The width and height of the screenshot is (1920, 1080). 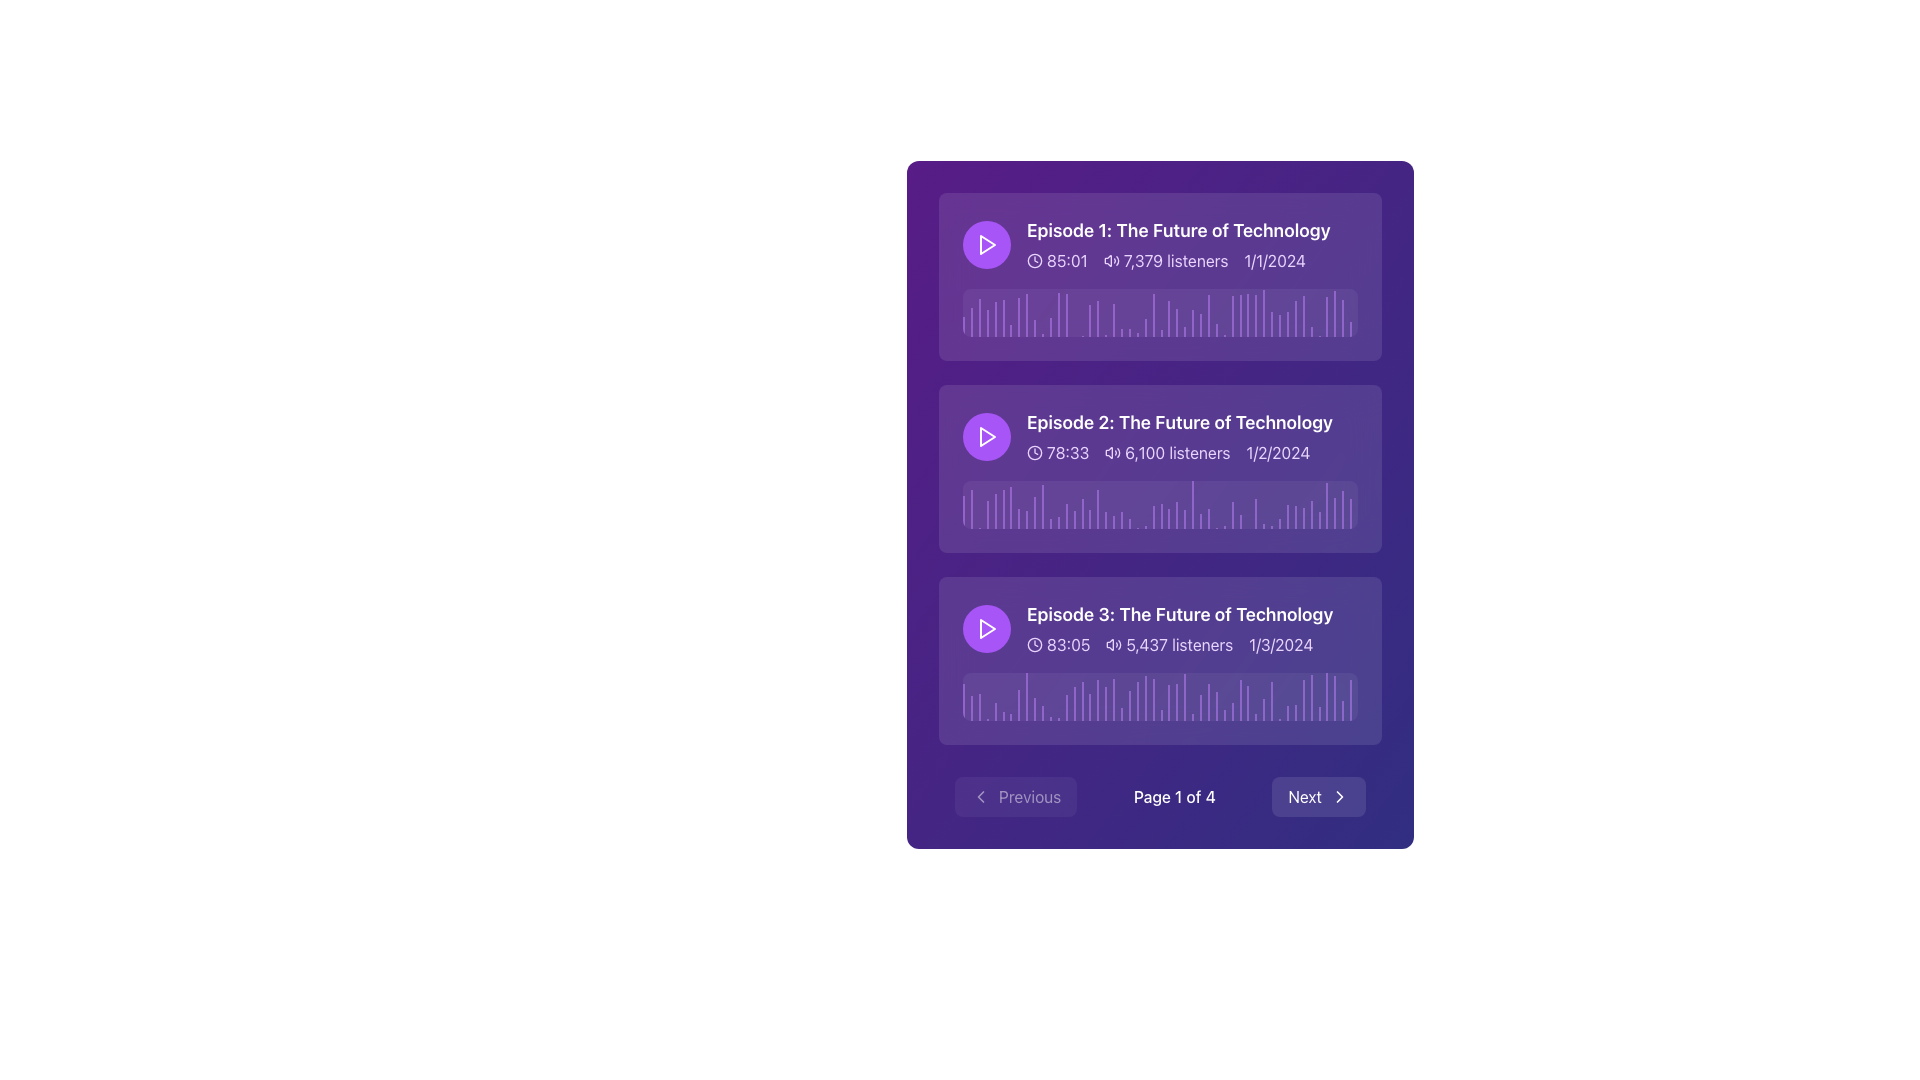 What do you see at coordinates (1178, 260) in the screenshot?
I see `informational text group located below the title 'Episode 1: The Future of Technology', which displays the episode's duration, listener count, and release date` at bounding box center [1178, 260].